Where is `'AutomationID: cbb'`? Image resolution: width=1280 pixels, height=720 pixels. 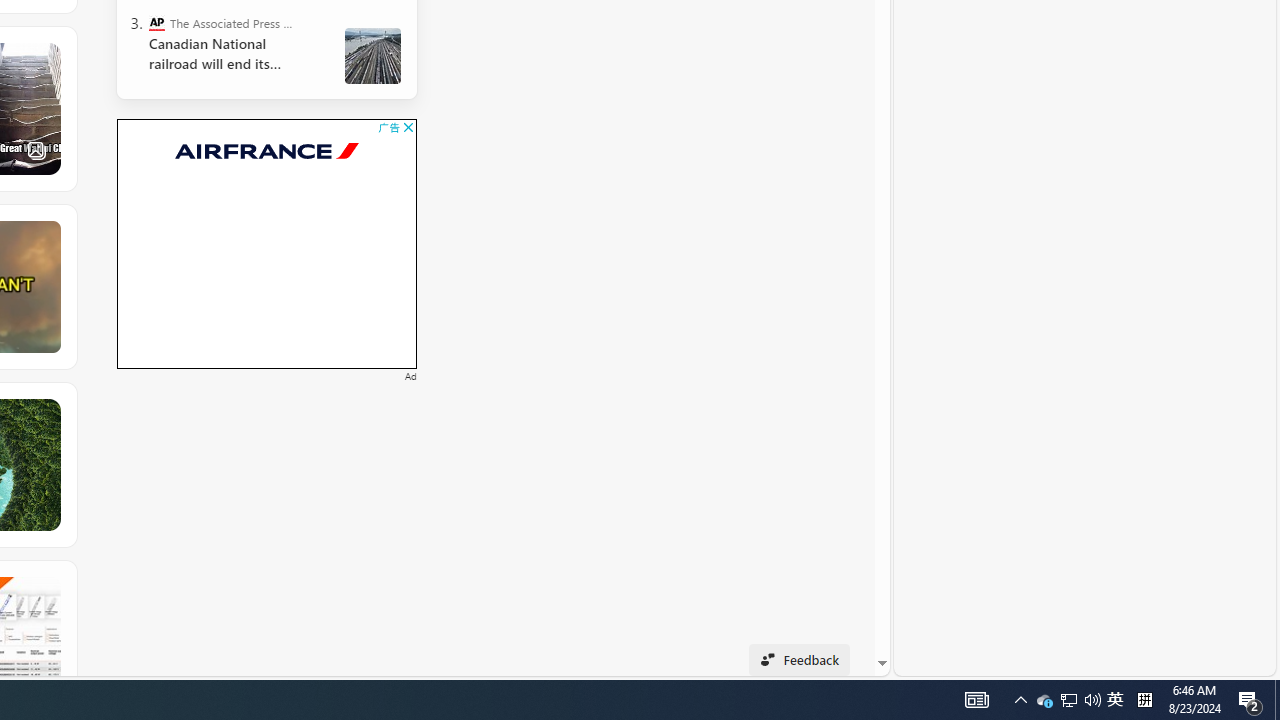
'AutomationID: cbb' is located at coordinates (407, 127).